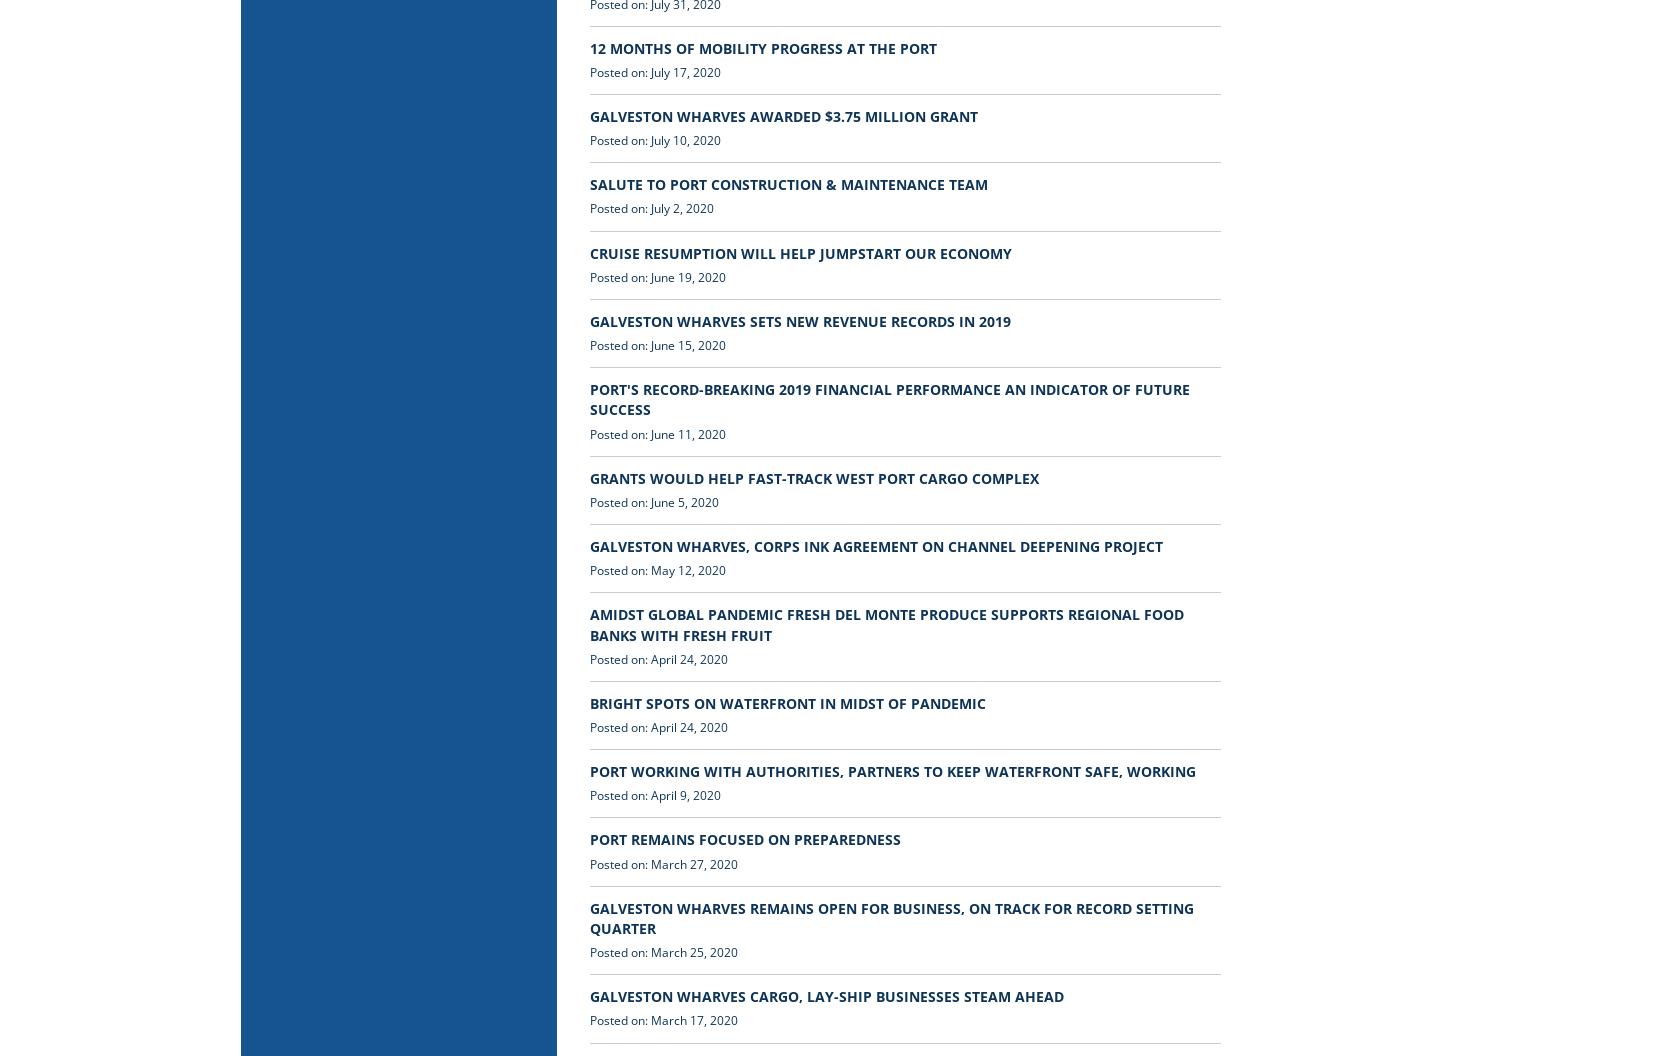 Image resolution: width=1653 pixels, height=1056 pixels. What do you see at coordinates (657, 433) in the screenshot?
I see `'Posted on: June 11, 2020'` at bounding box center [657, 433].